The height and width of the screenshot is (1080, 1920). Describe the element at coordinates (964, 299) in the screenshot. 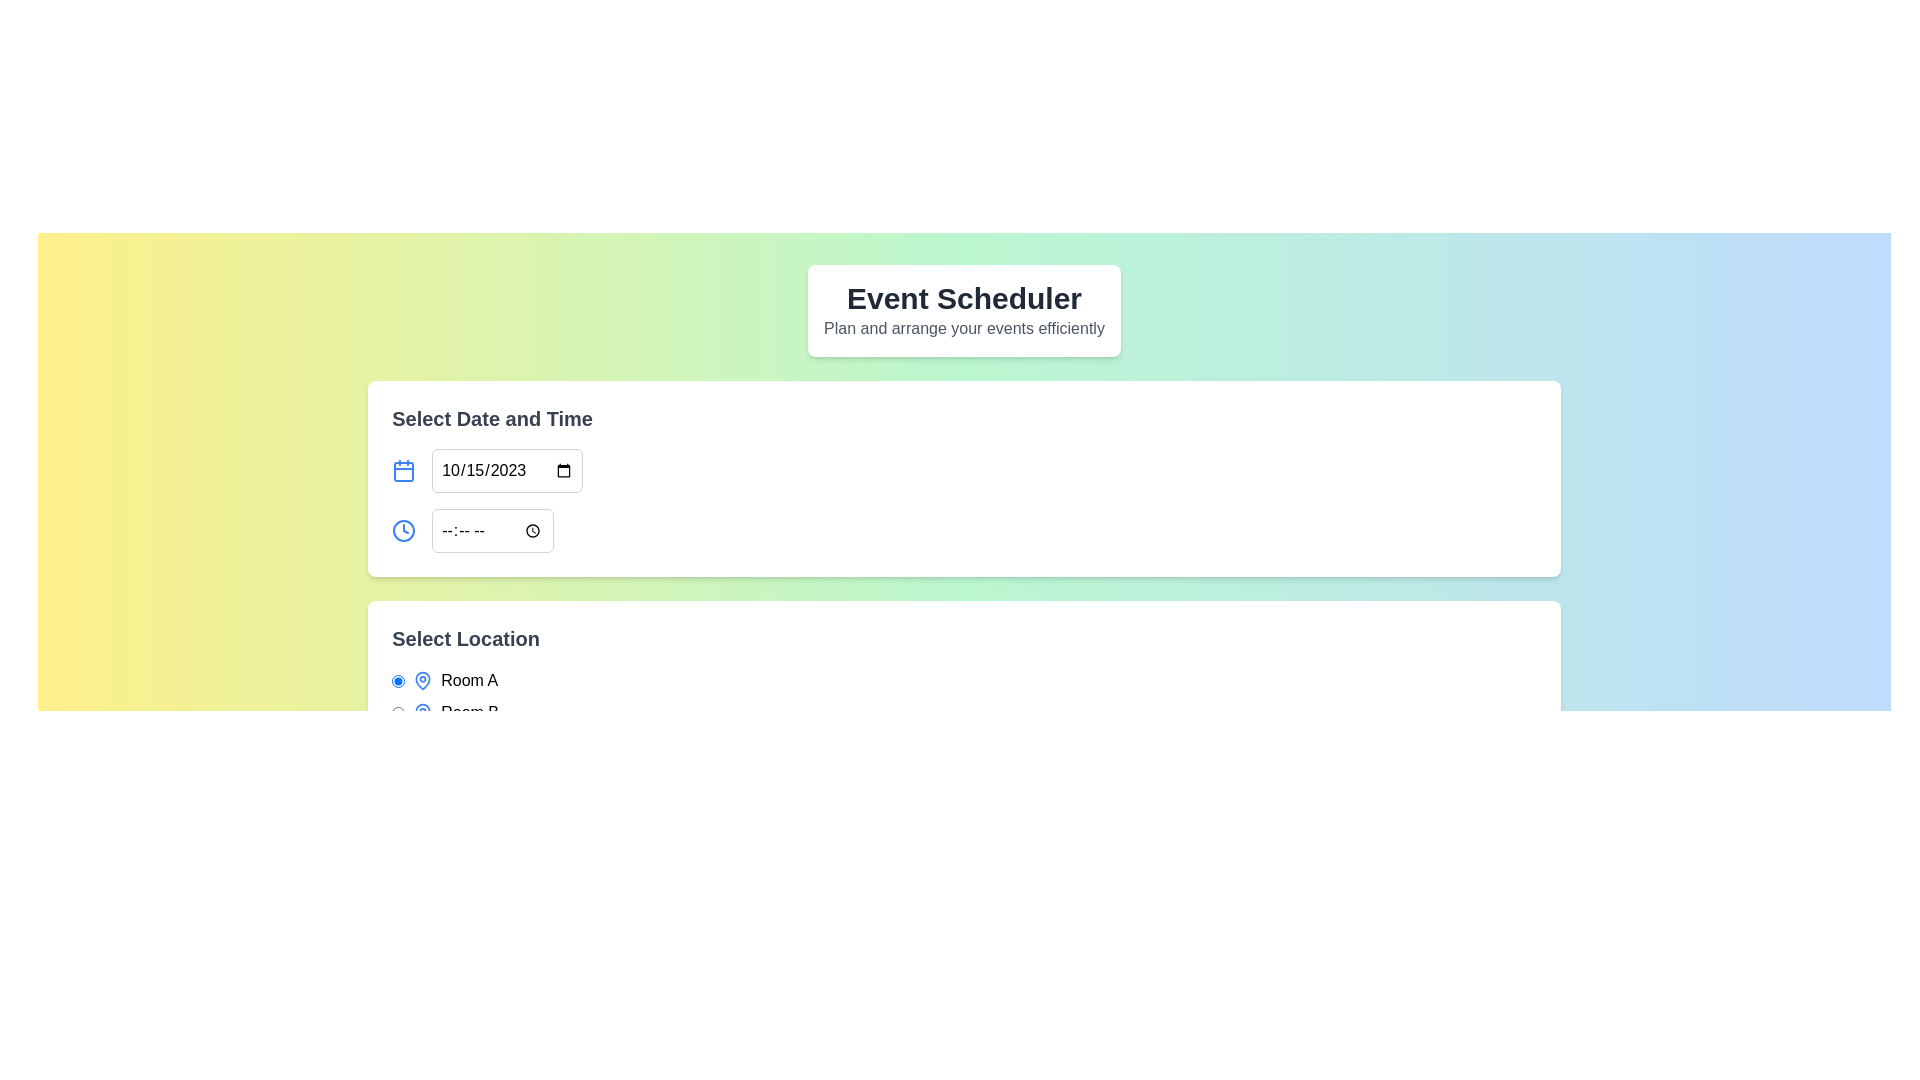

I see `the text label that serves as the title or heading for its section, positioned in a white, rounded box above the subtitle 'Plan and arrange your events efficiently'` at that location.